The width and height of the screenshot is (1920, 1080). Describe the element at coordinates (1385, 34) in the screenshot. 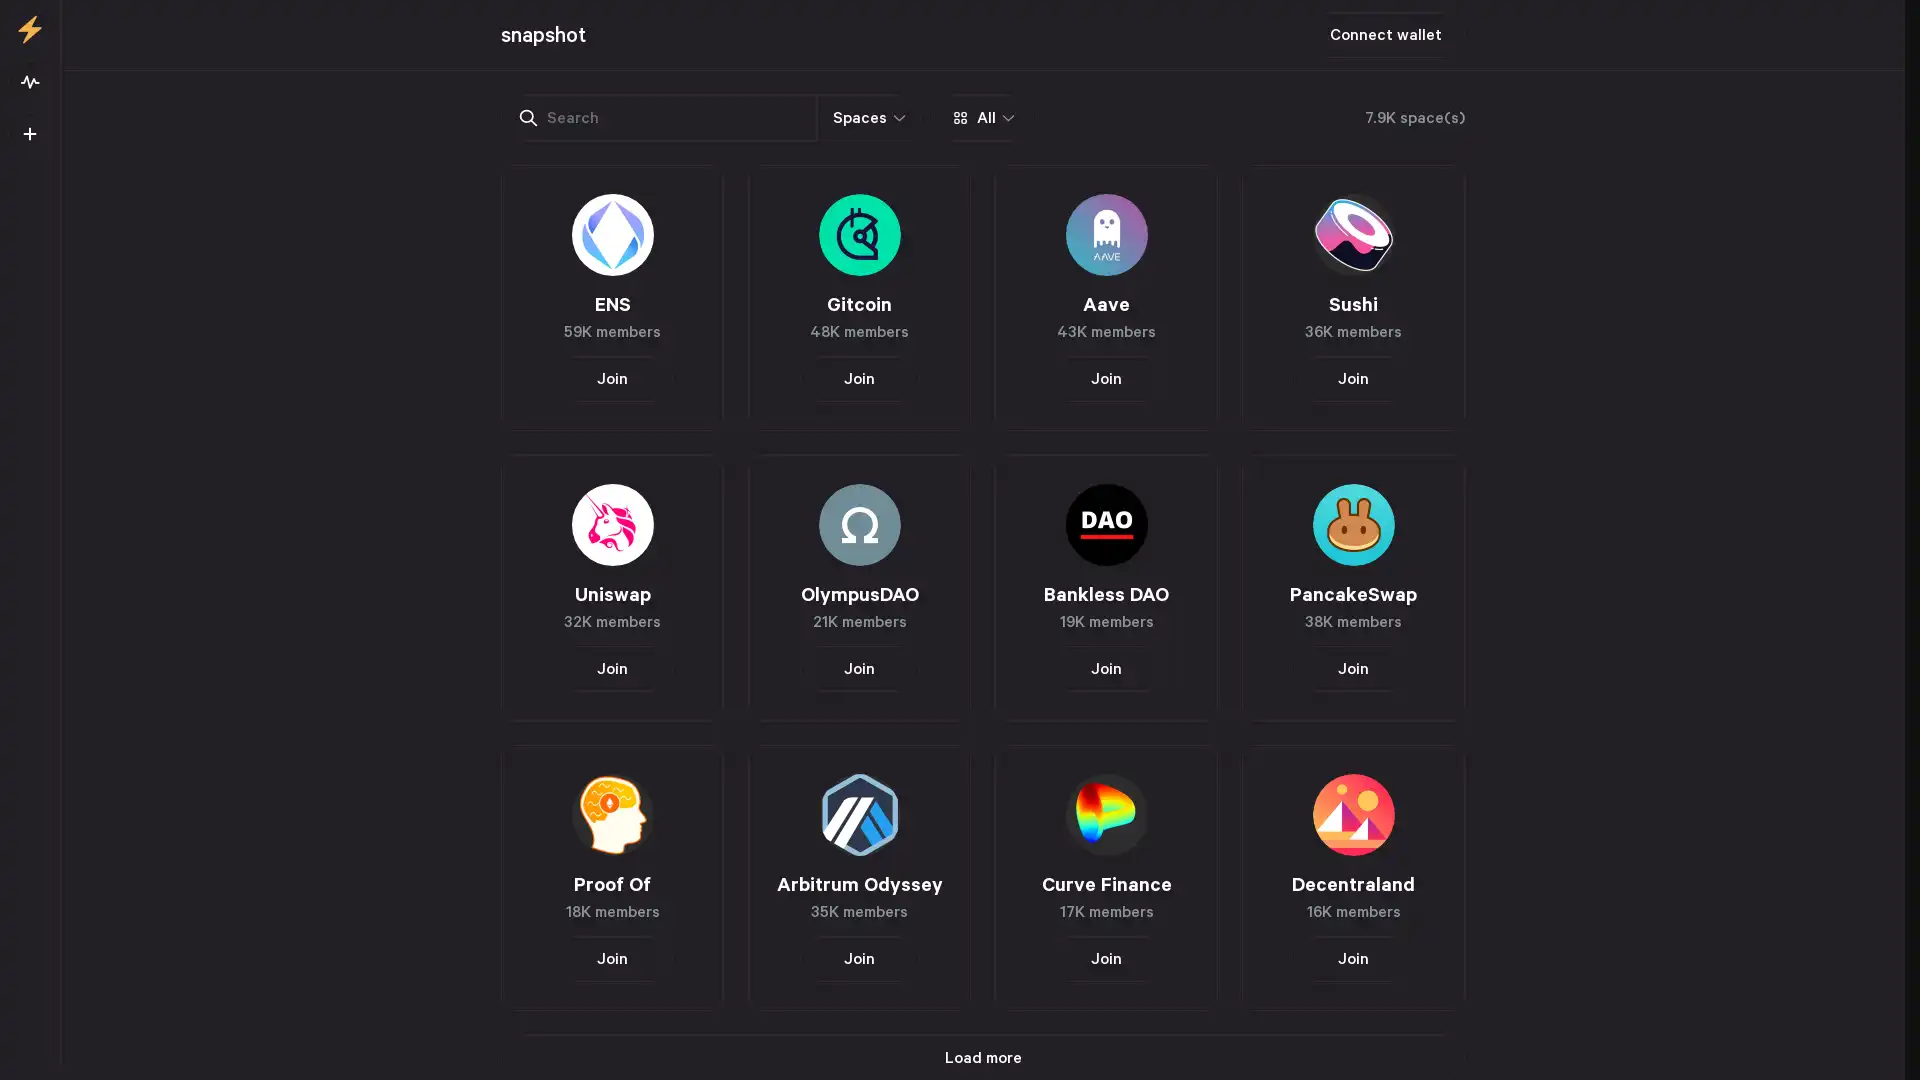

I see `Connect wallet` at that location.